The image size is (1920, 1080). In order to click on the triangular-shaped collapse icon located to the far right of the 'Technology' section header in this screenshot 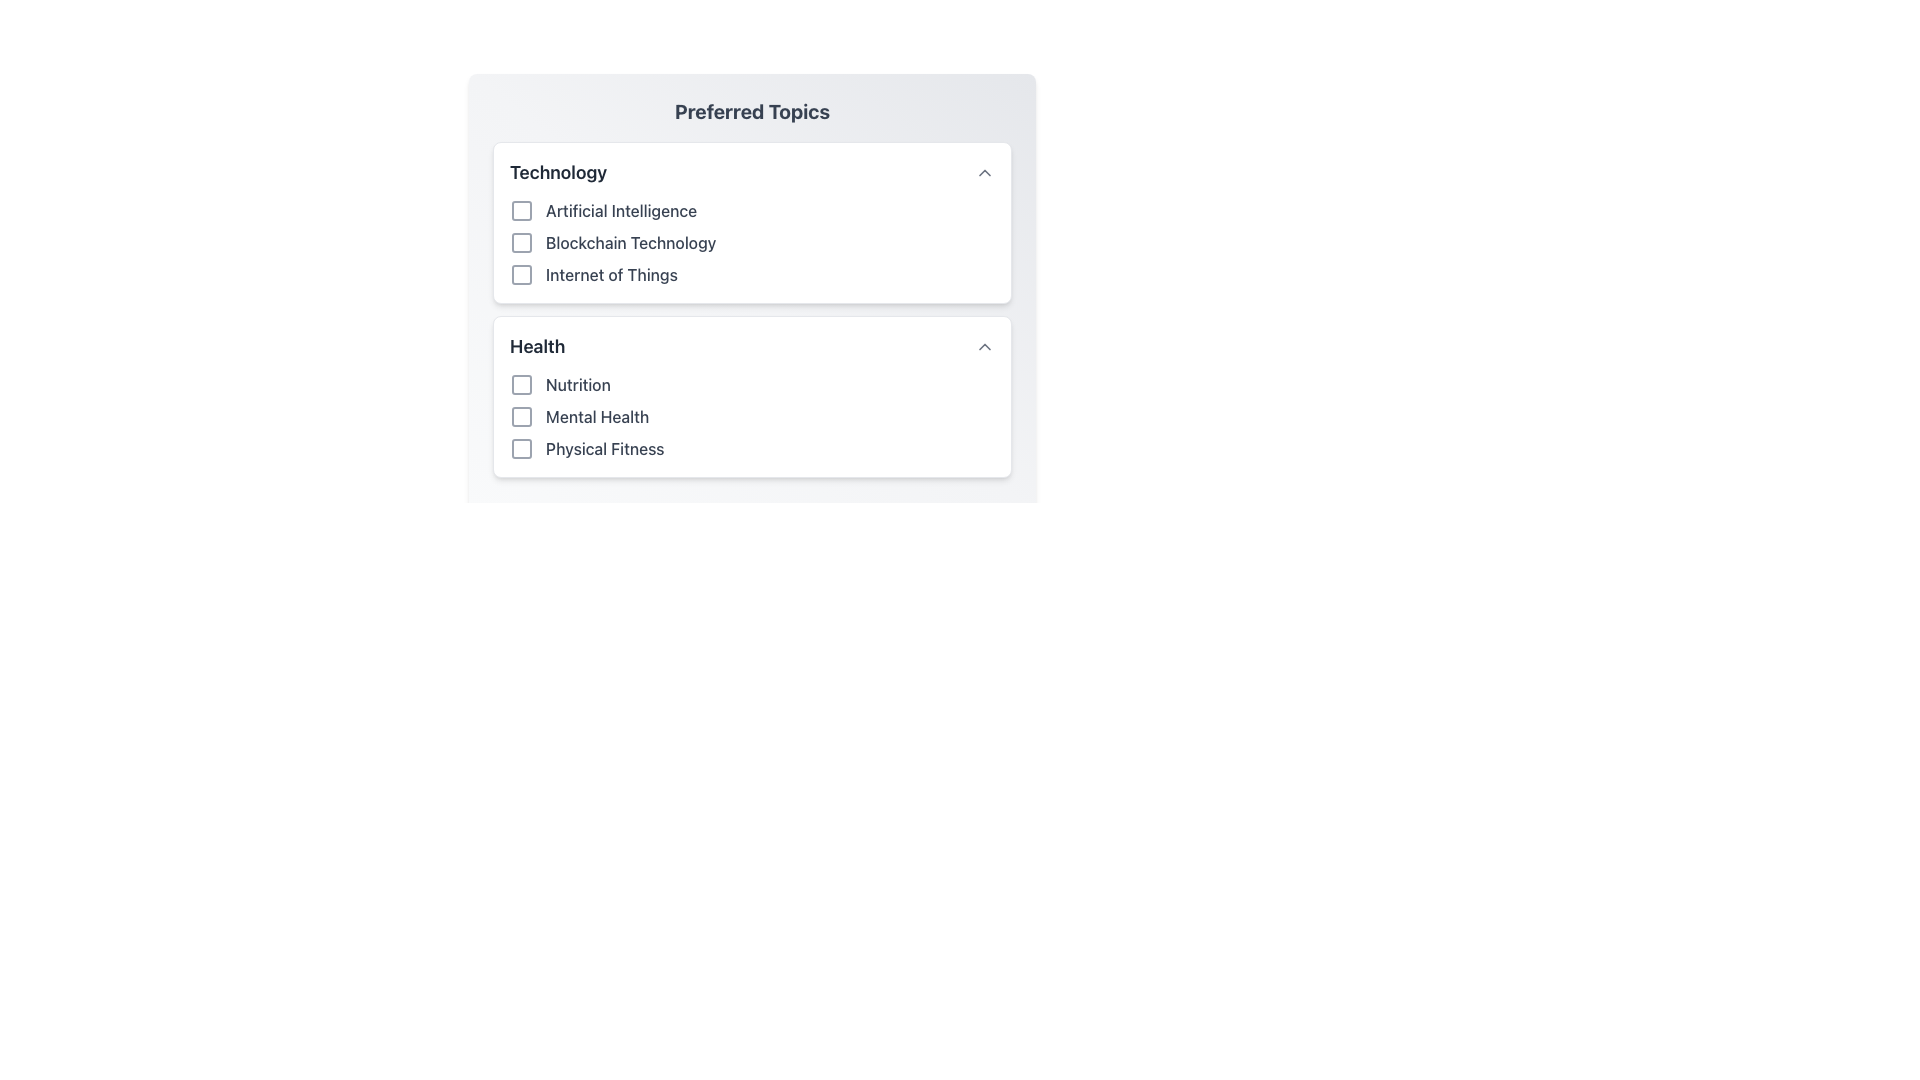, I will do `click(984, 172)`.